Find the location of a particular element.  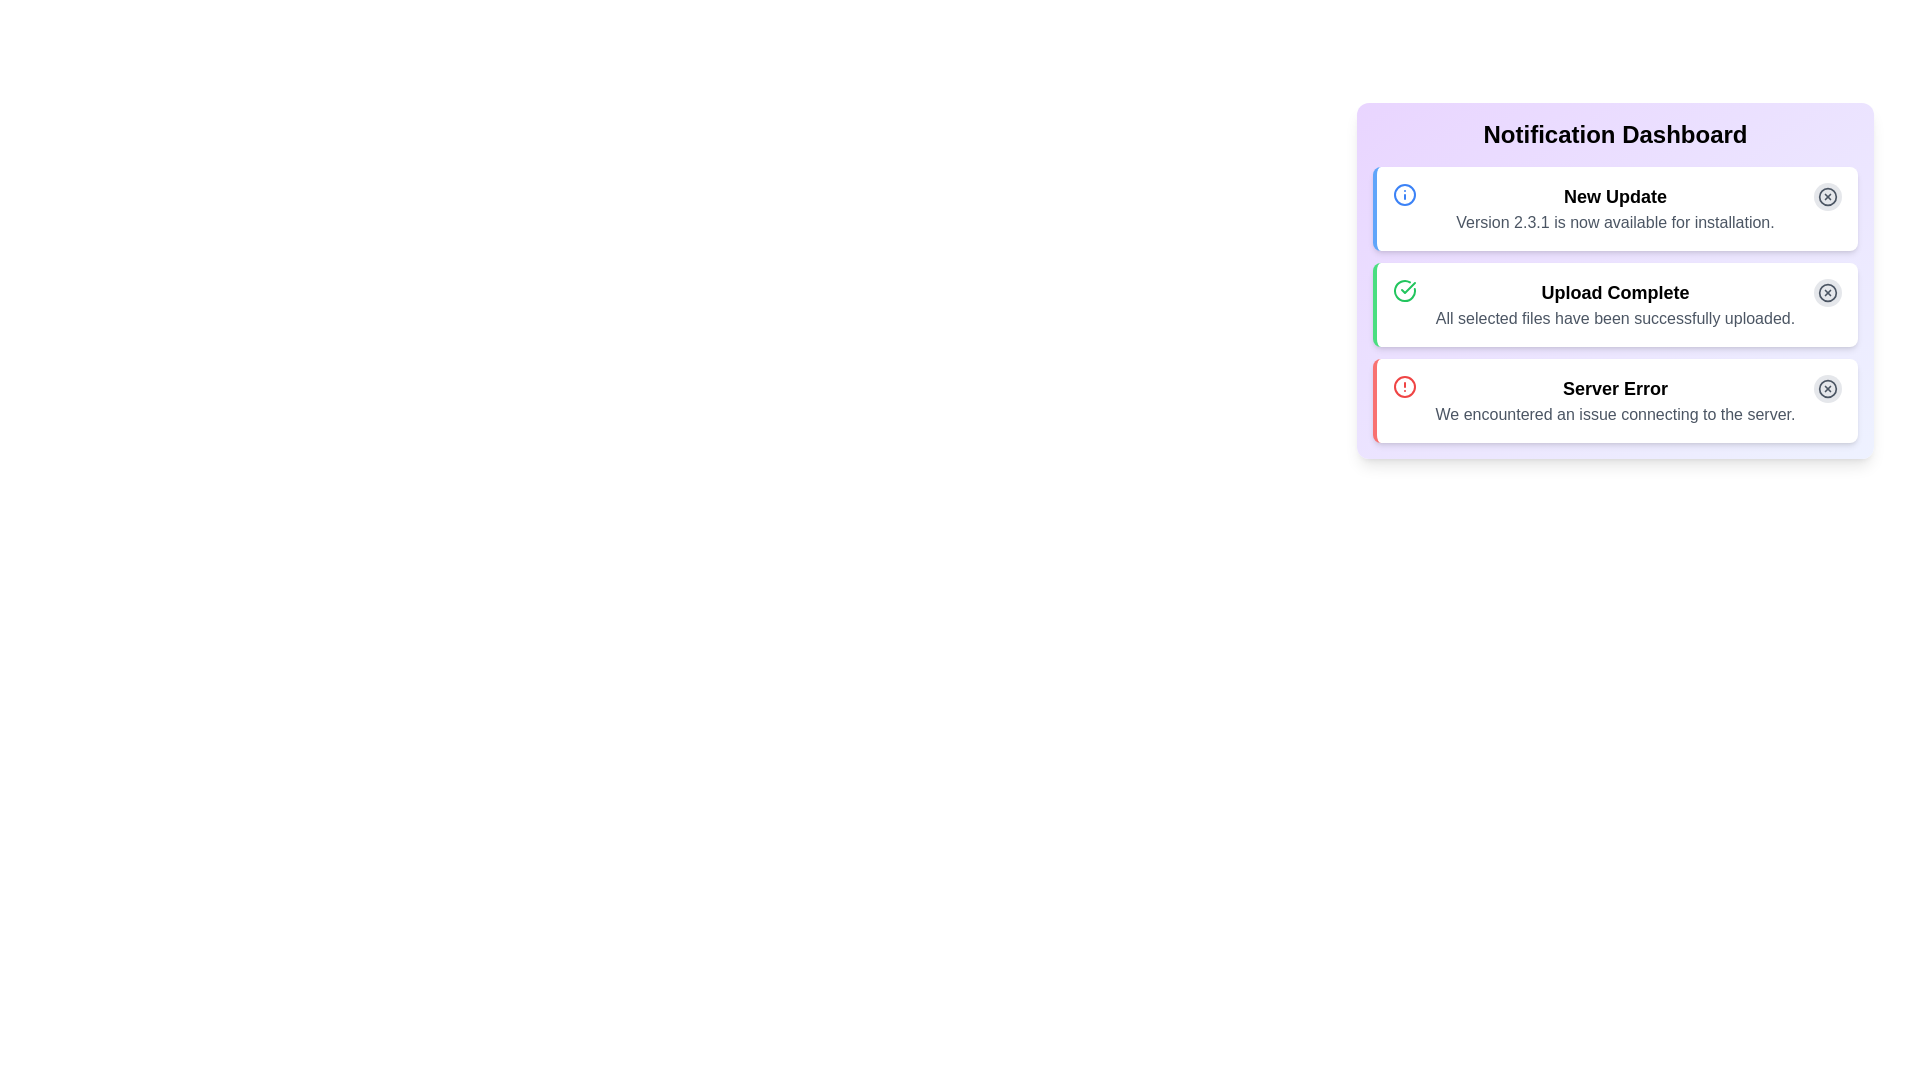

the dismiss button located in the top-right corner of the 'New Update' notification box is located at coordinates (1828, 196).